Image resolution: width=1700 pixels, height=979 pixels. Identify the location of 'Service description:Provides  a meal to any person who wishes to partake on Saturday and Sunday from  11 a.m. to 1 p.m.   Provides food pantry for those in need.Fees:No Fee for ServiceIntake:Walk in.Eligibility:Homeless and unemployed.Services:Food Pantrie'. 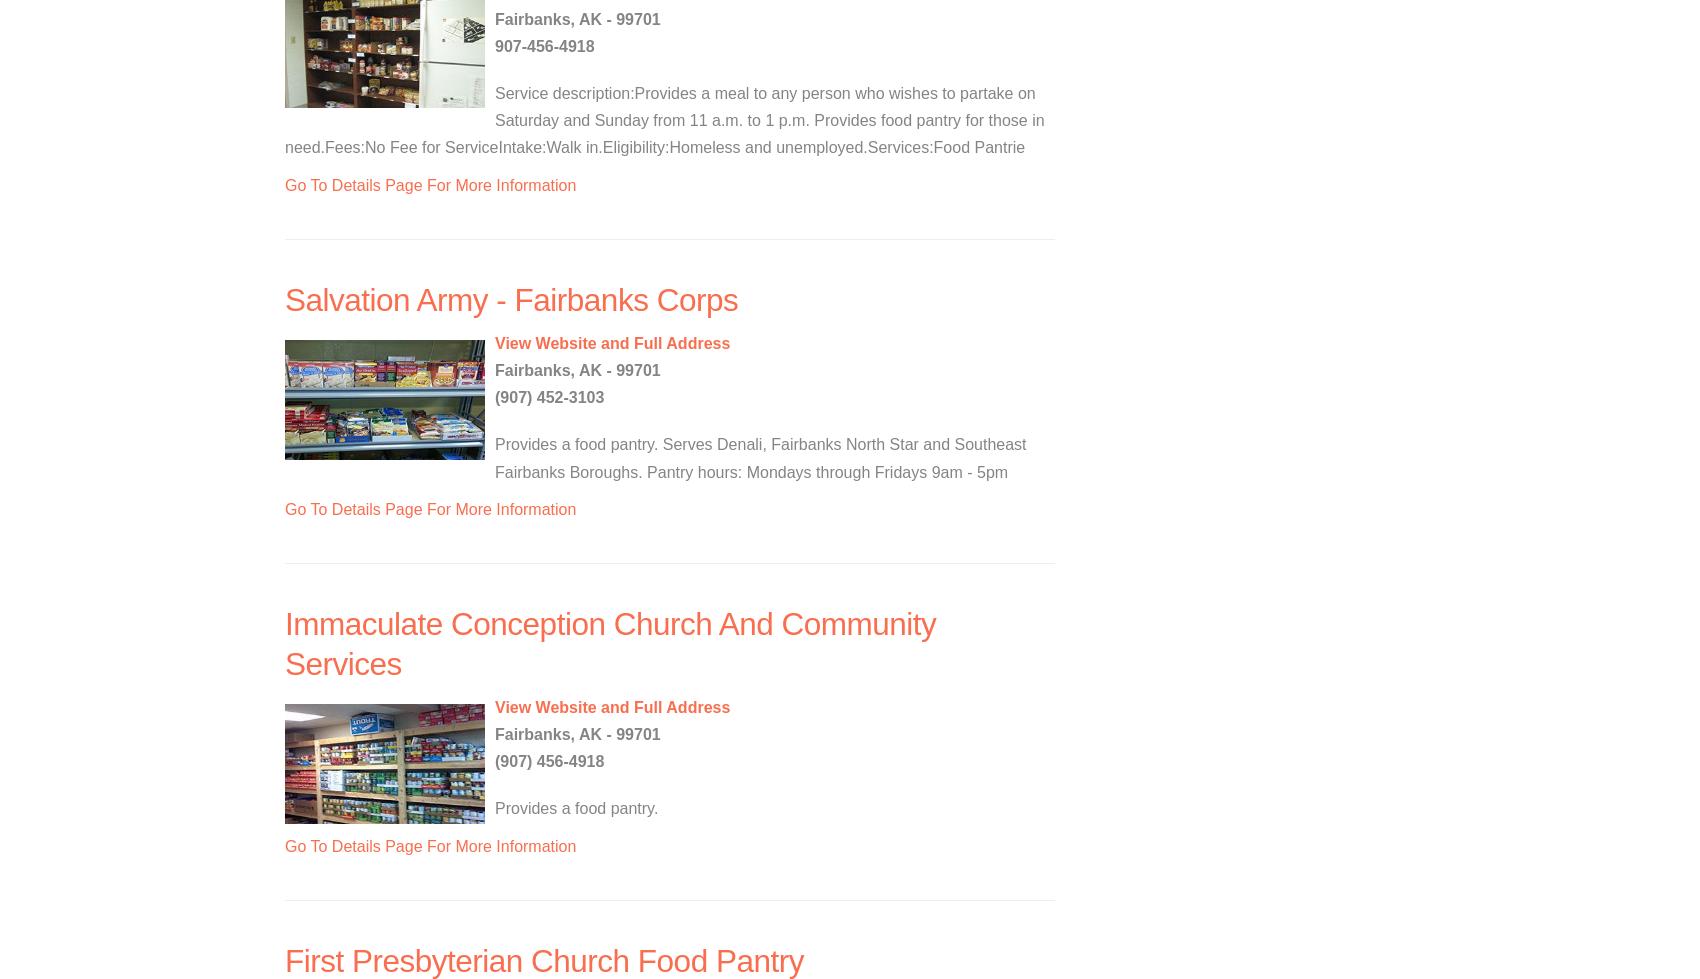
(664, 120).